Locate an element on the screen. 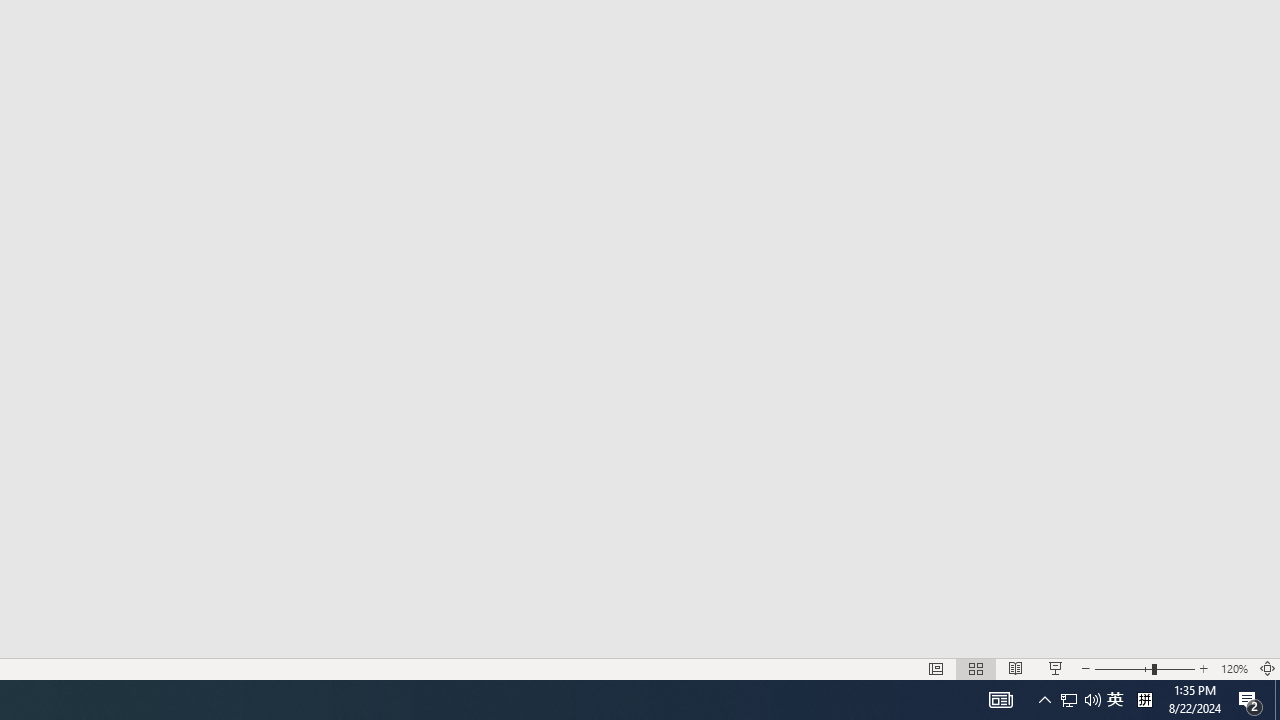 The width and height of the screenshot is (1280, 720). 'Slide Sorter' is located at coordinates (976, 669).